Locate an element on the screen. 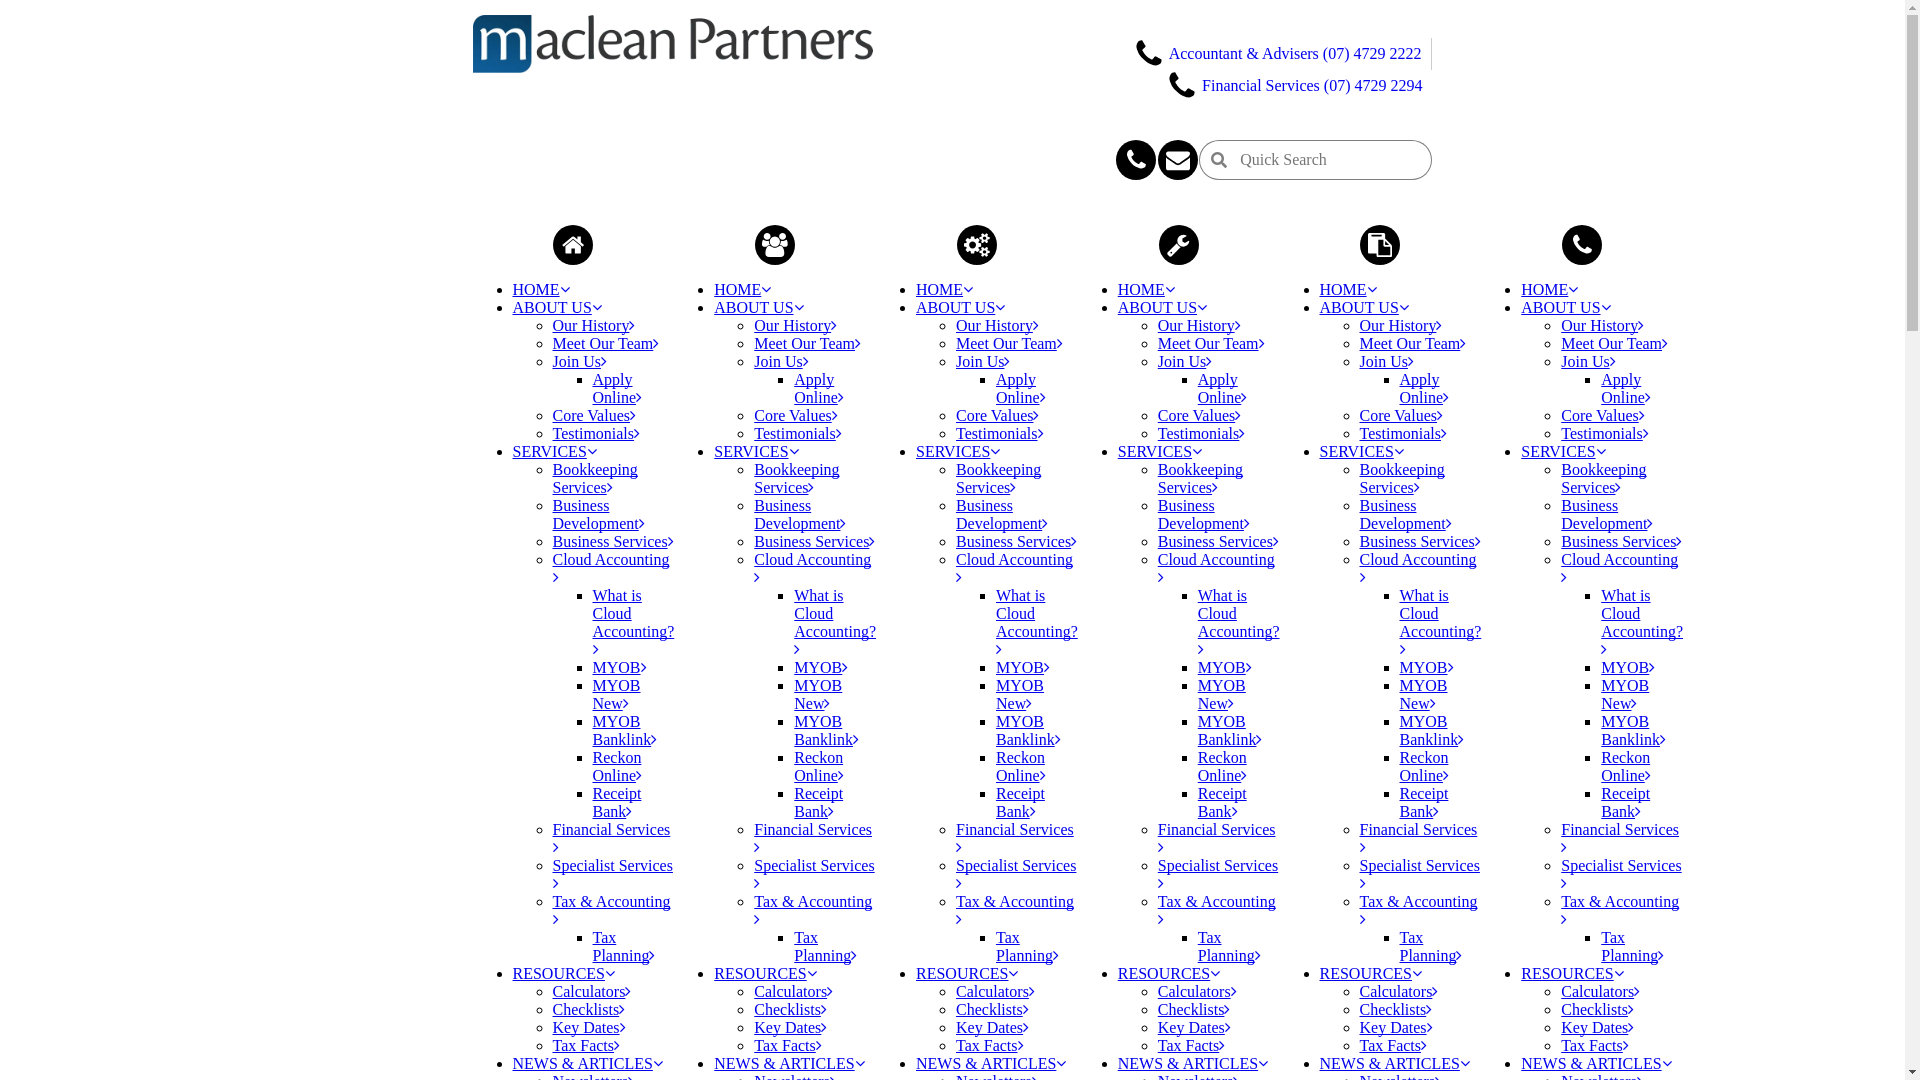 The width and height of the screenshot is (1920, 1080). 'Tax & Accounting' is located at coordinates (812, 910).